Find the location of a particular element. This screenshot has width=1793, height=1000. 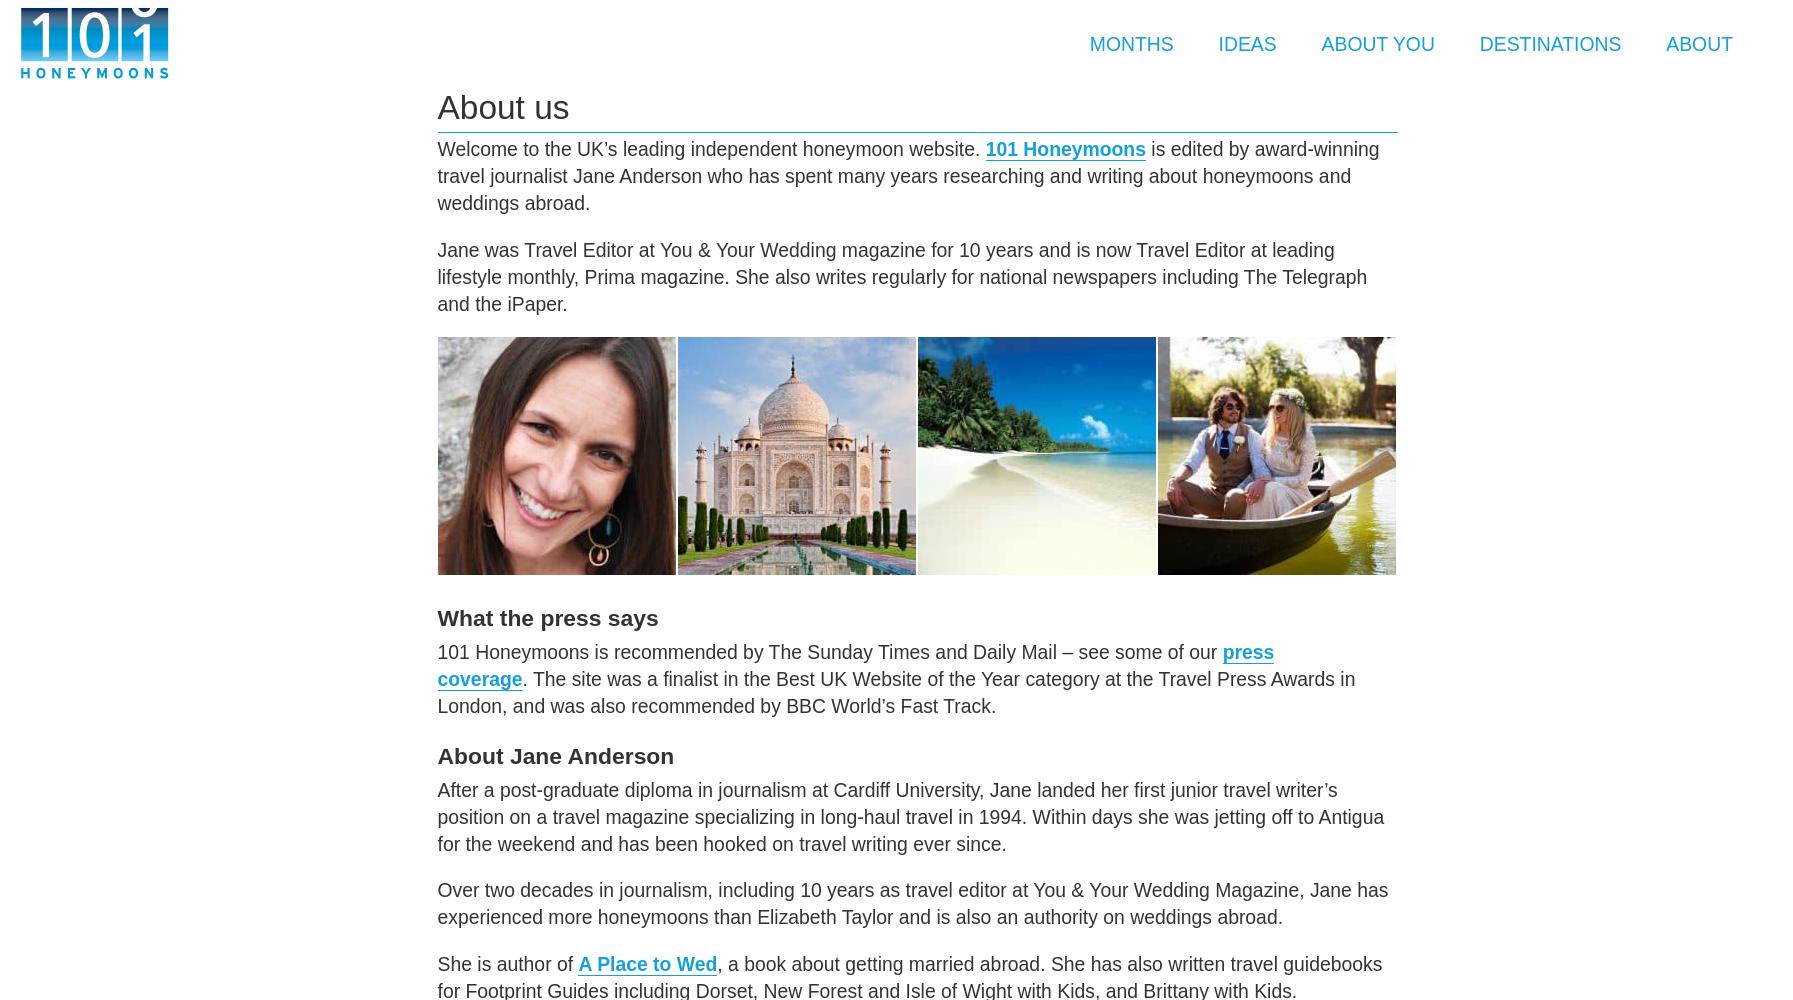

'press coverage' is located at coordinates (854, 665).